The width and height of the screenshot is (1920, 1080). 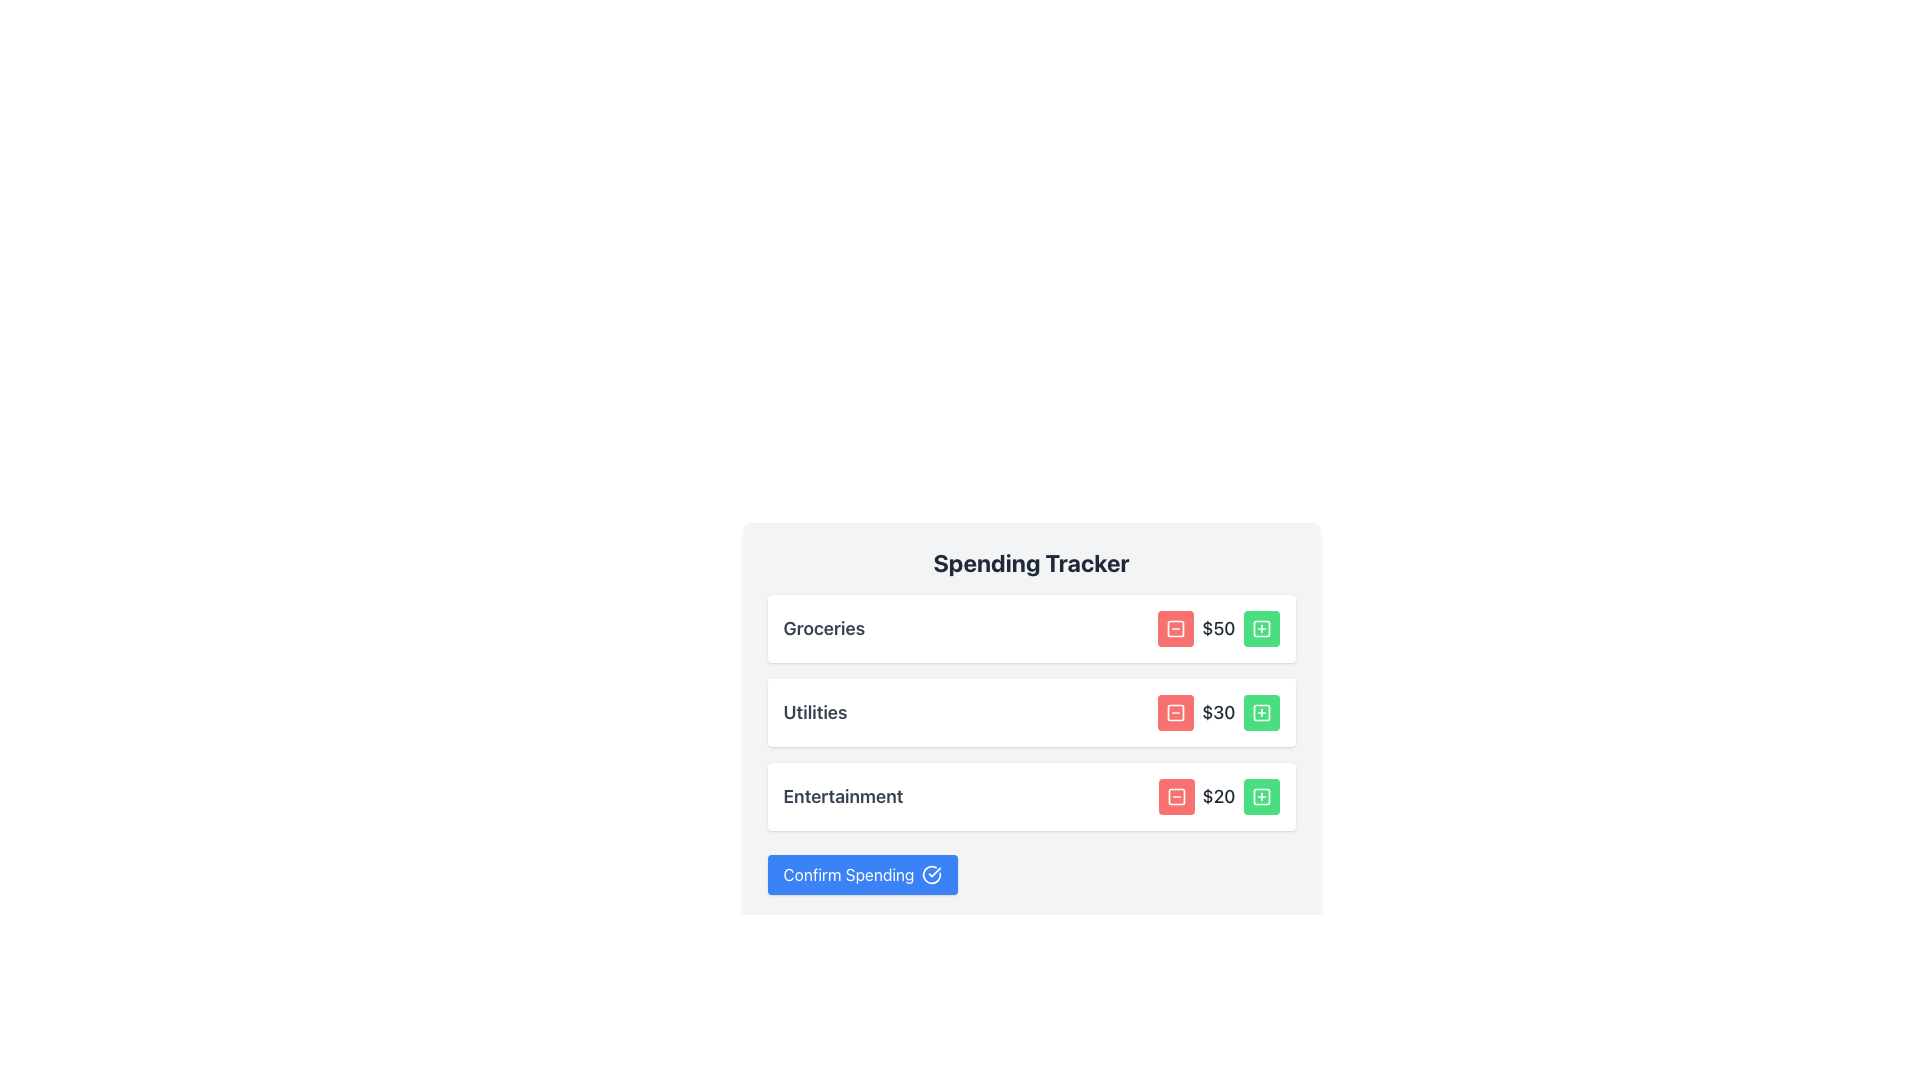 I want to click on the third entry in the 'Spending Tracker' list, categorized under 'Entertainment', so click(x=1031, y=796).